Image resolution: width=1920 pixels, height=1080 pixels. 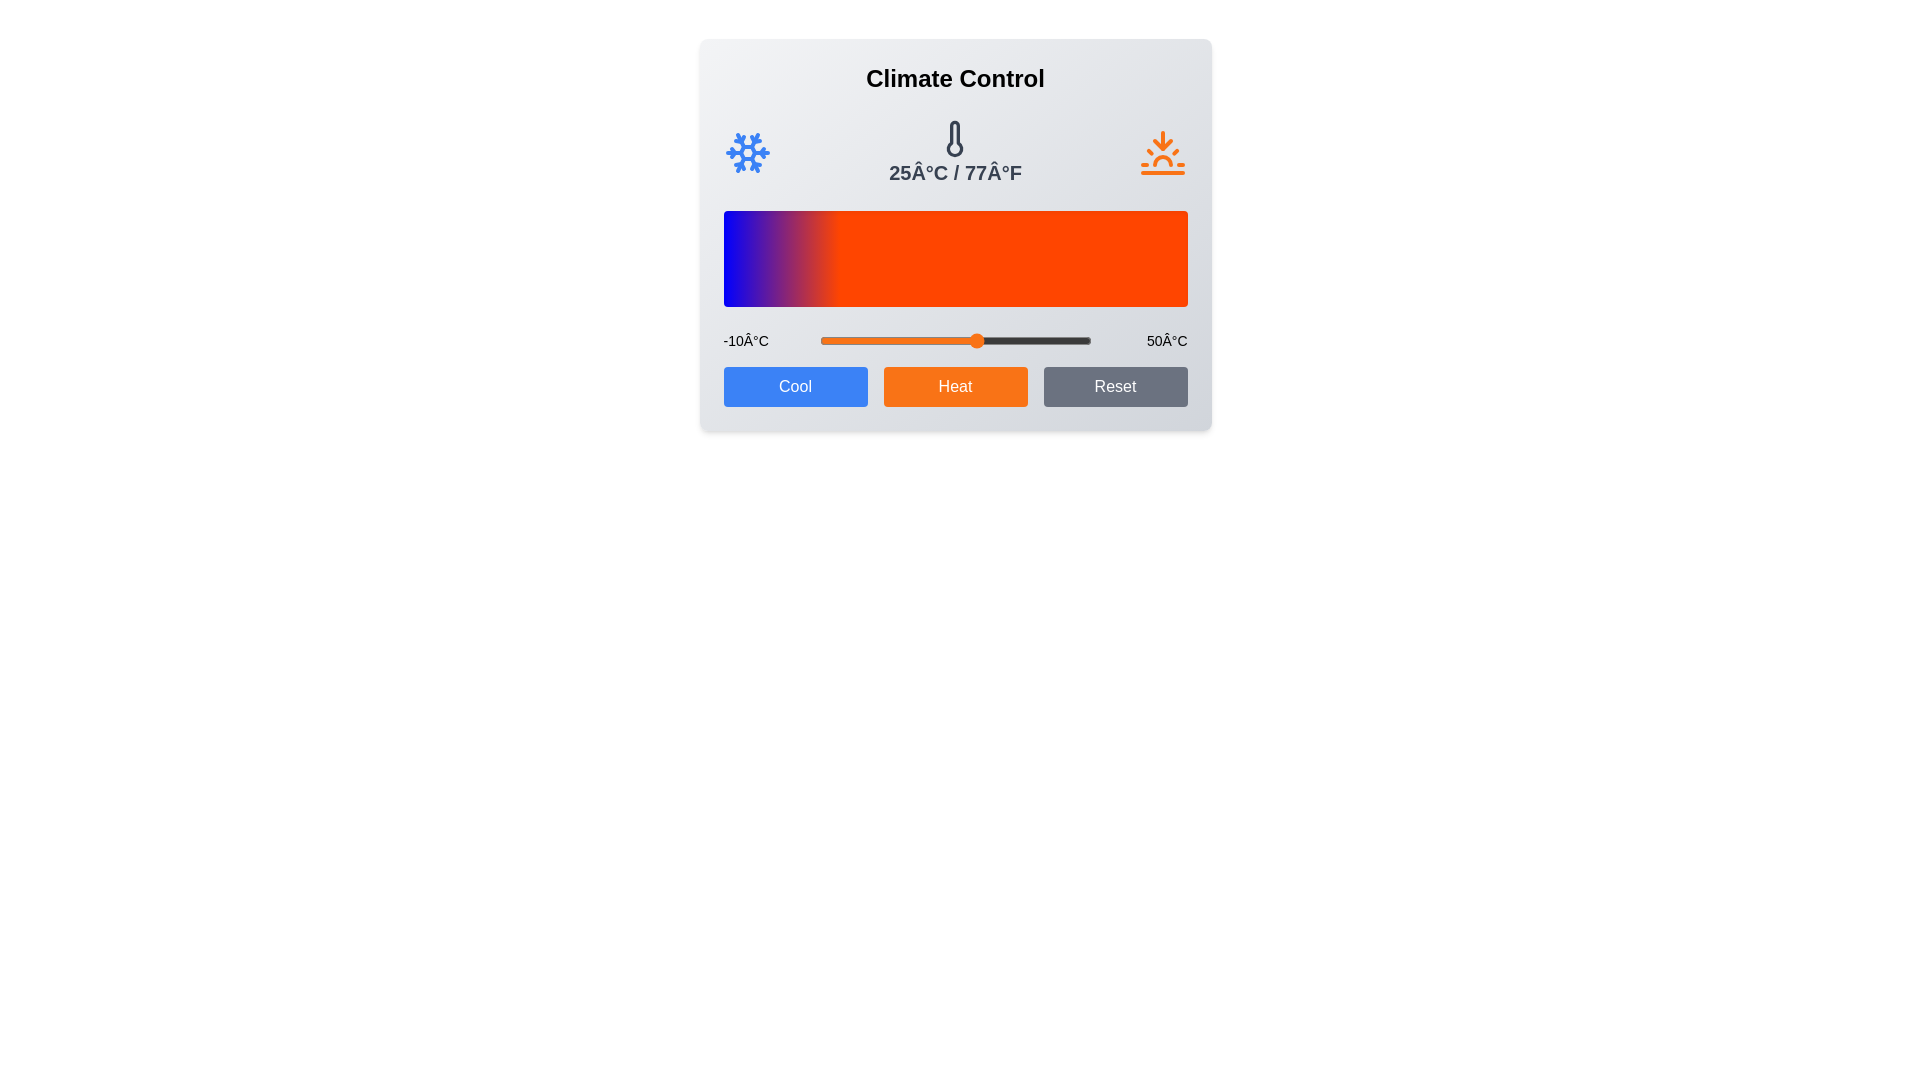 I want to click on the heat icon to trigger its visual feedback, so click(x=1163, y=152).